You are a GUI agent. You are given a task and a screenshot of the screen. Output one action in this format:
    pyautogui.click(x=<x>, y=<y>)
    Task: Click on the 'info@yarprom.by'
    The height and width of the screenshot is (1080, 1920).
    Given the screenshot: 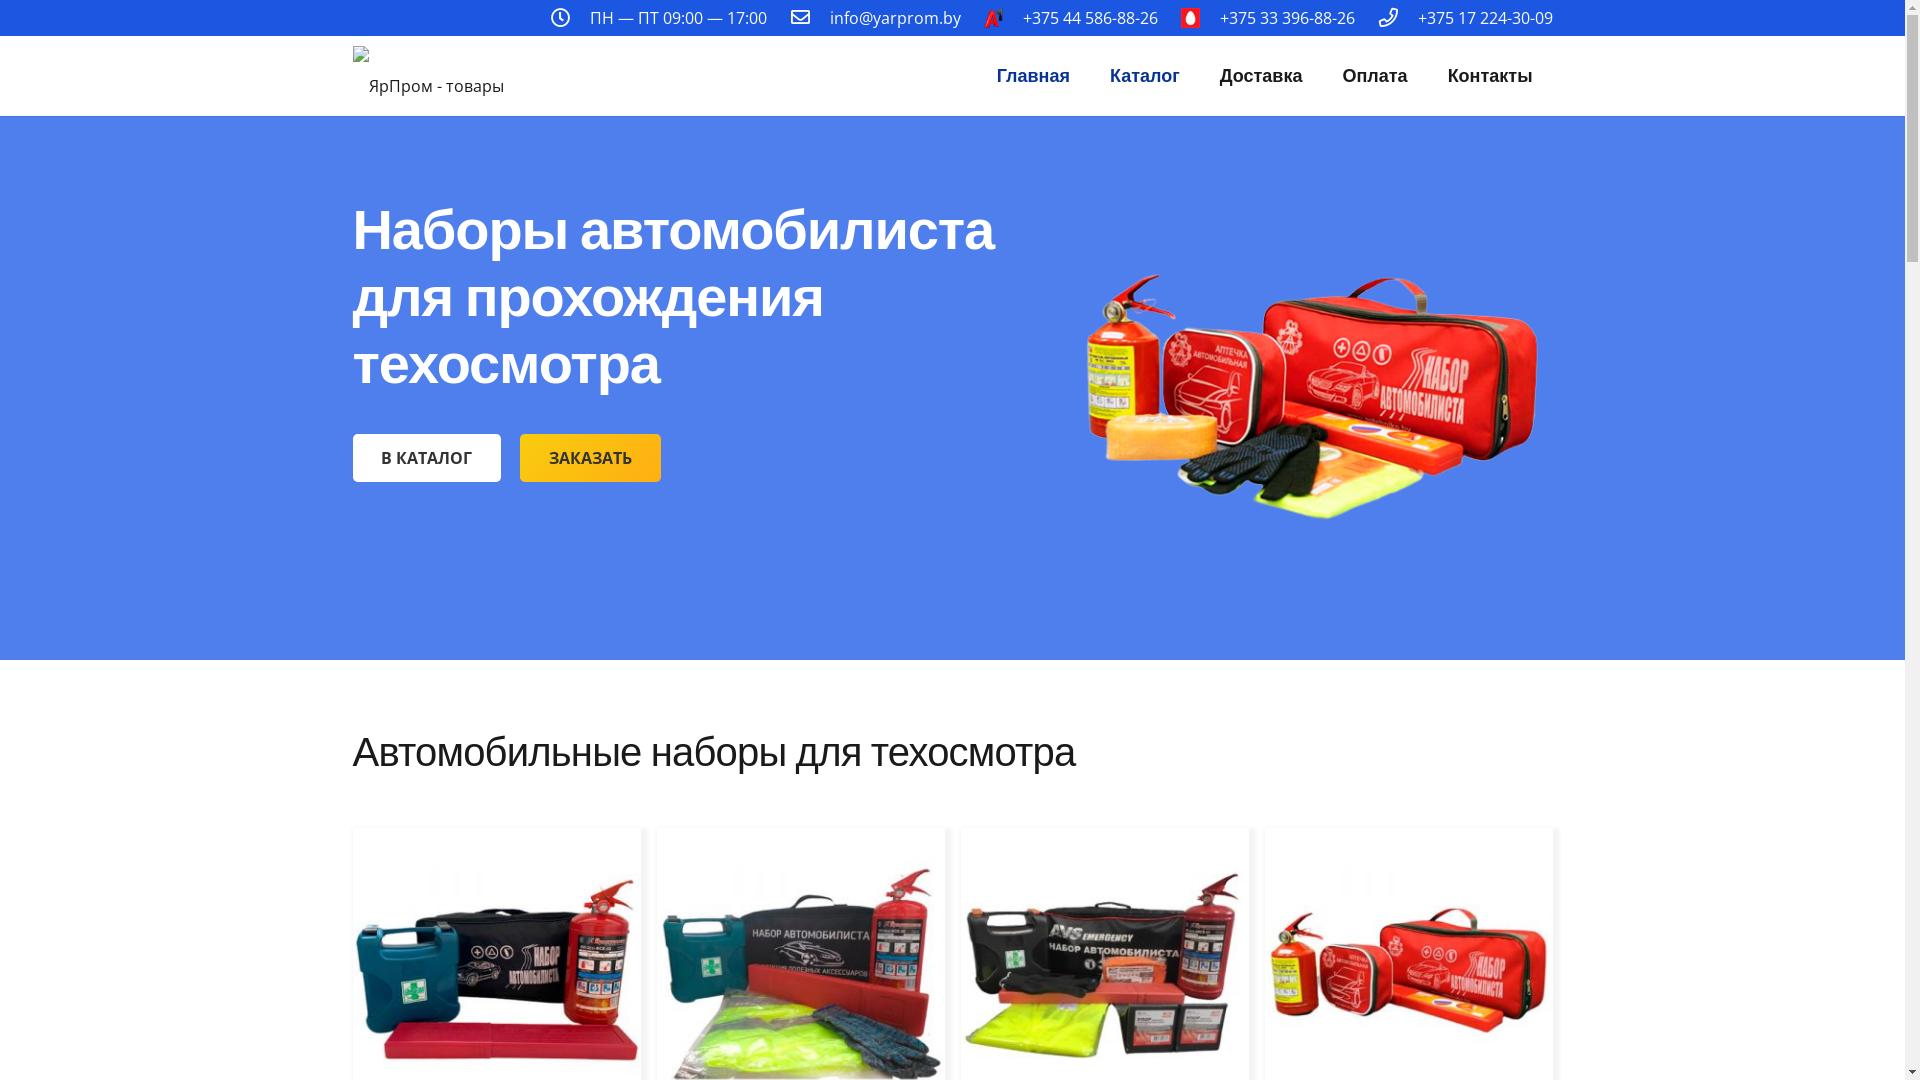 What is the action you would take?
    pyautogui.click(x=894, y=18)
    